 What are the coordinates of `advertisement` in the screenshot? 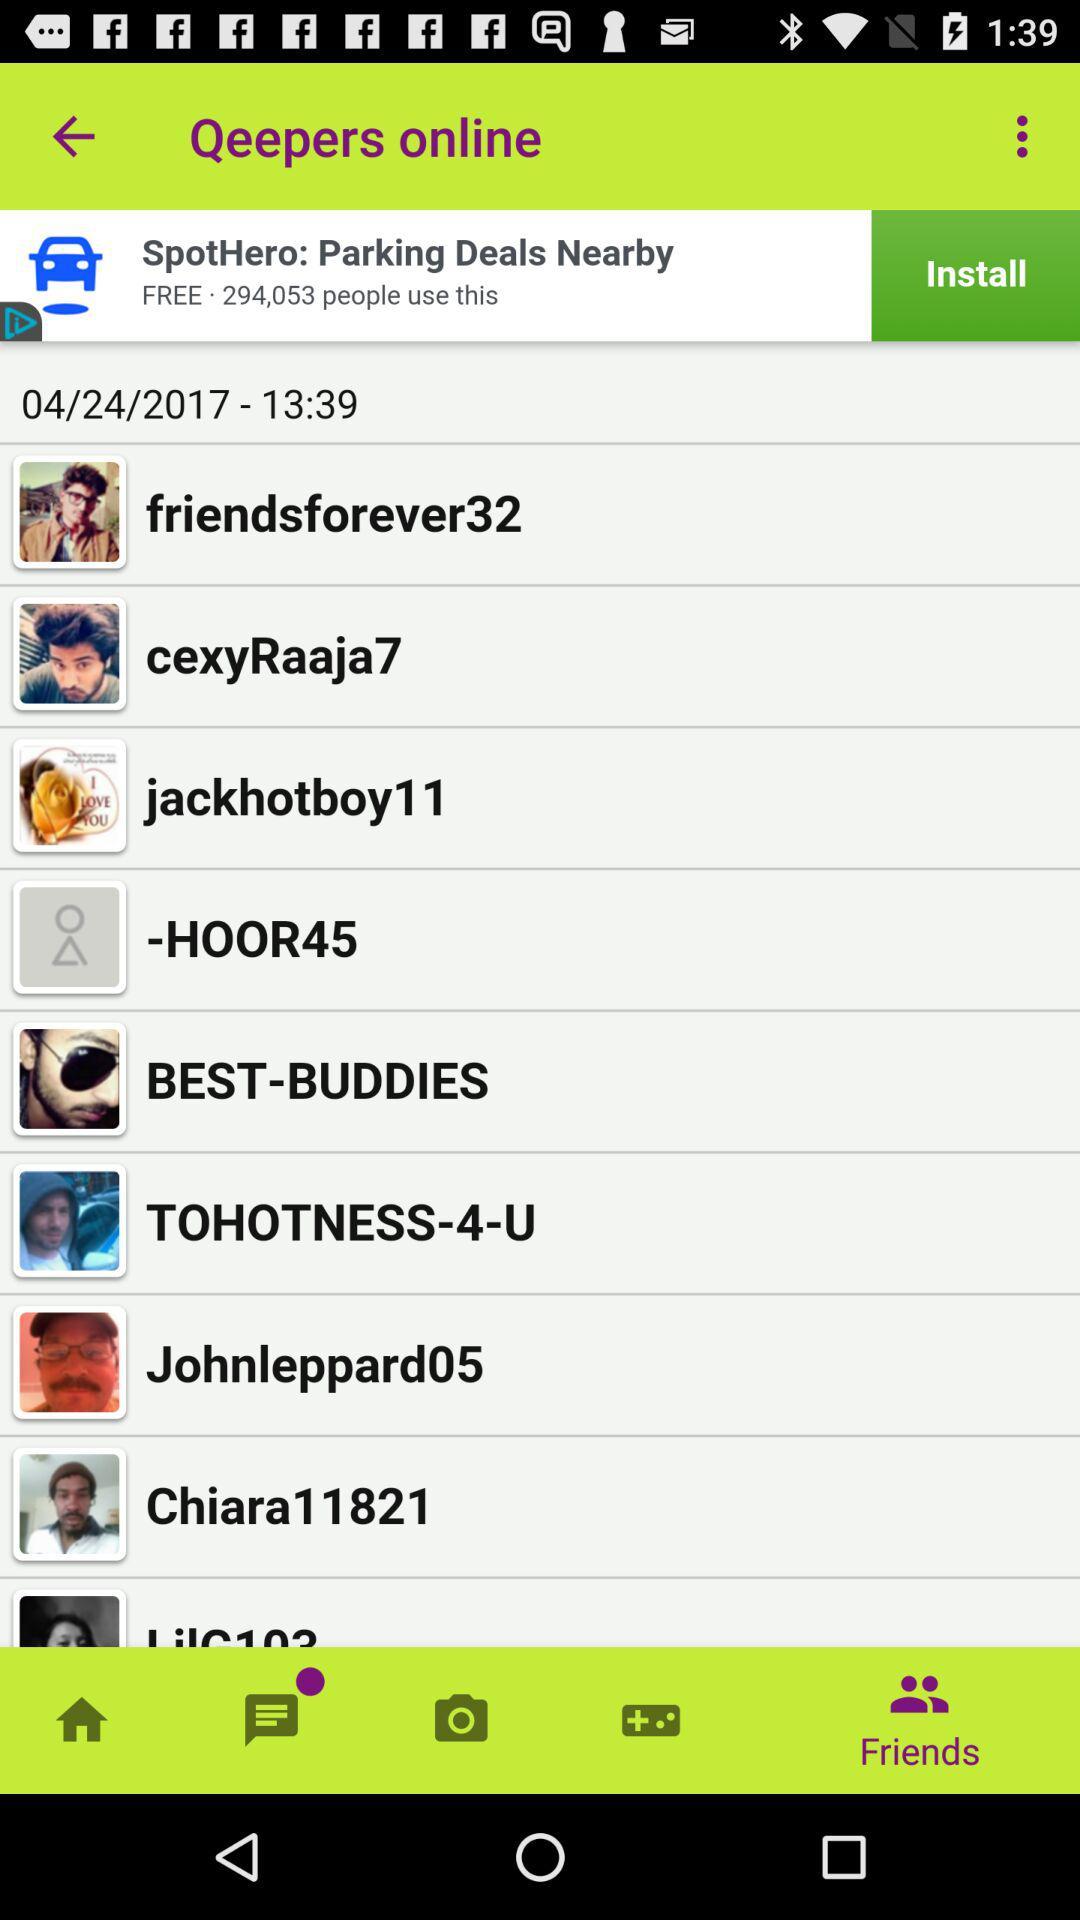 It's located at (540, 274).